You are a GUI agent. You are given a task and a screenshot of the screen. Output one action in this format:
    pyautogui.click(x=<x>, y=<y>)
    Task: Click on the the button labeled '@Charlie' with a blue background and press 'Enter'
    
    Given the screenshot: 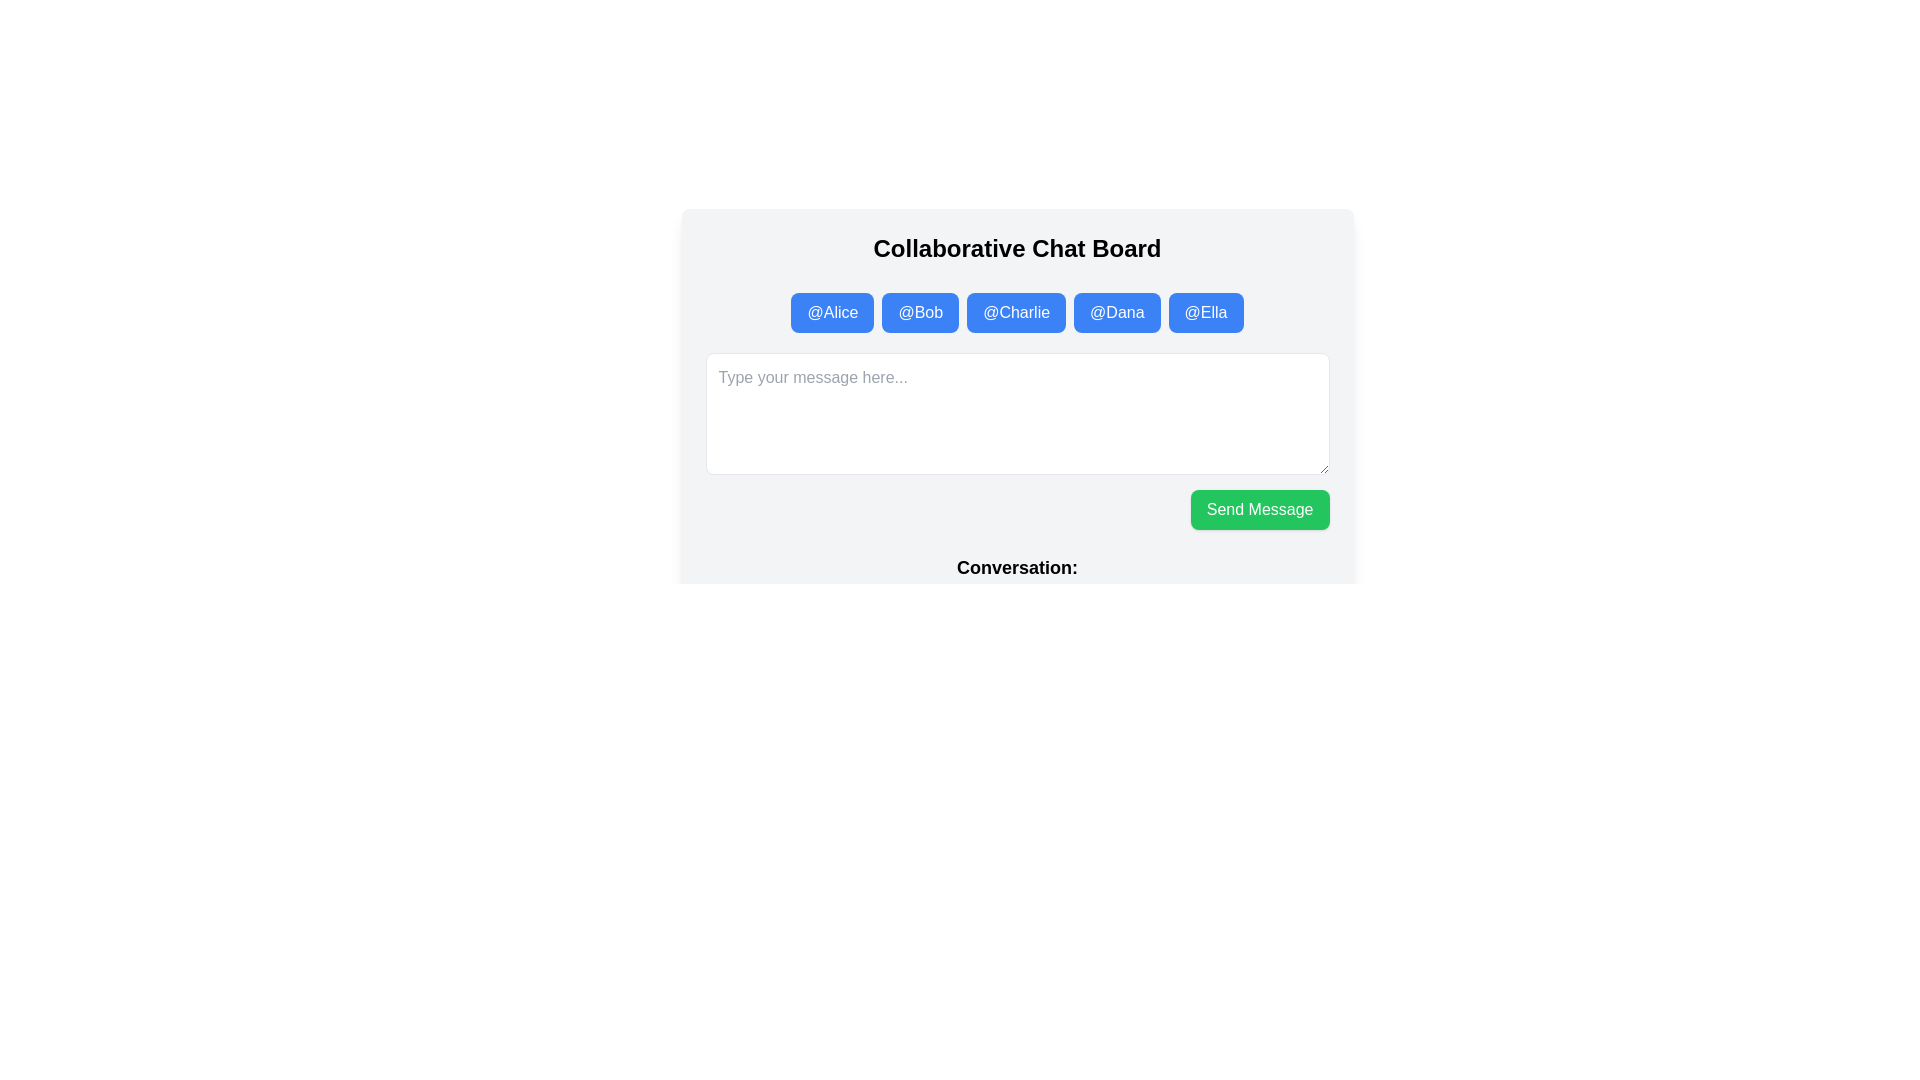 What is the action you would take?
    pyautogui.click(x=1016, y=312)
    